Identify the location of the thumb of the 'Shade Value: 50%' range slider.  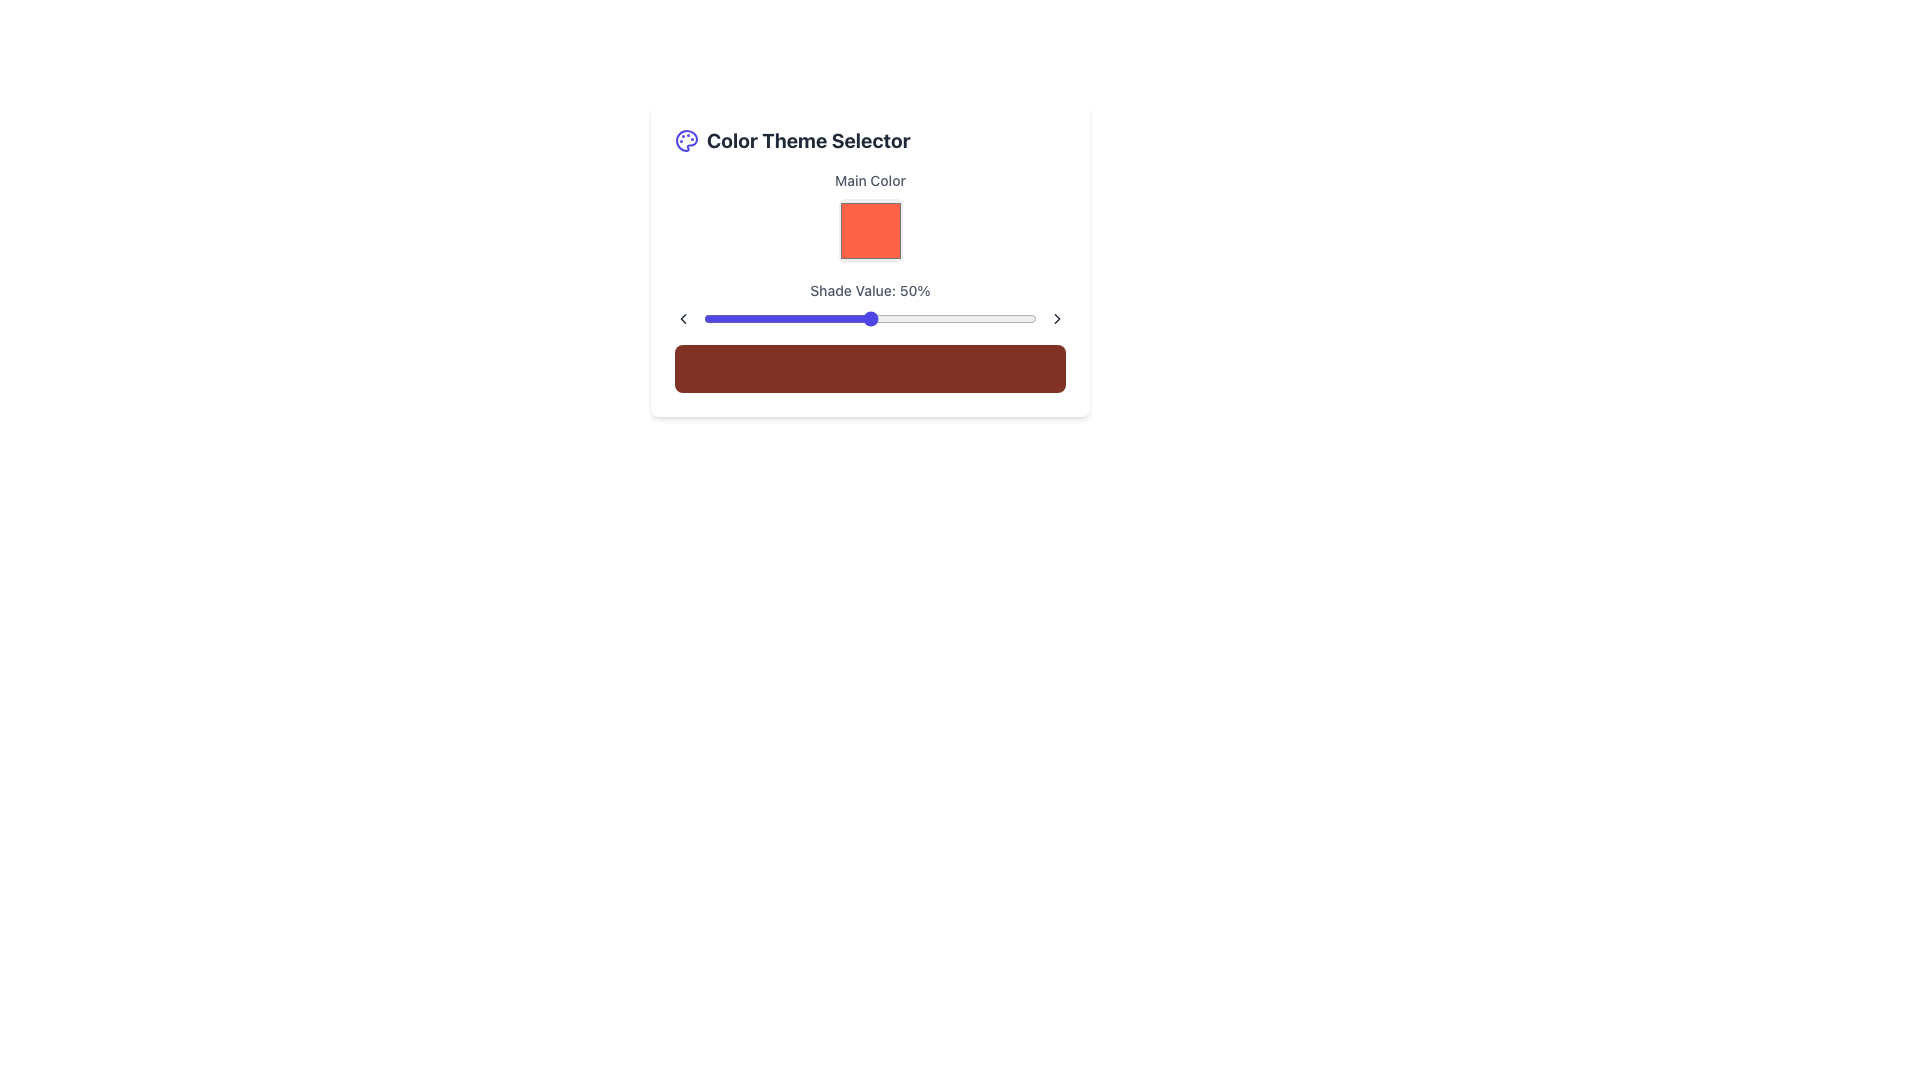
(870, 304).